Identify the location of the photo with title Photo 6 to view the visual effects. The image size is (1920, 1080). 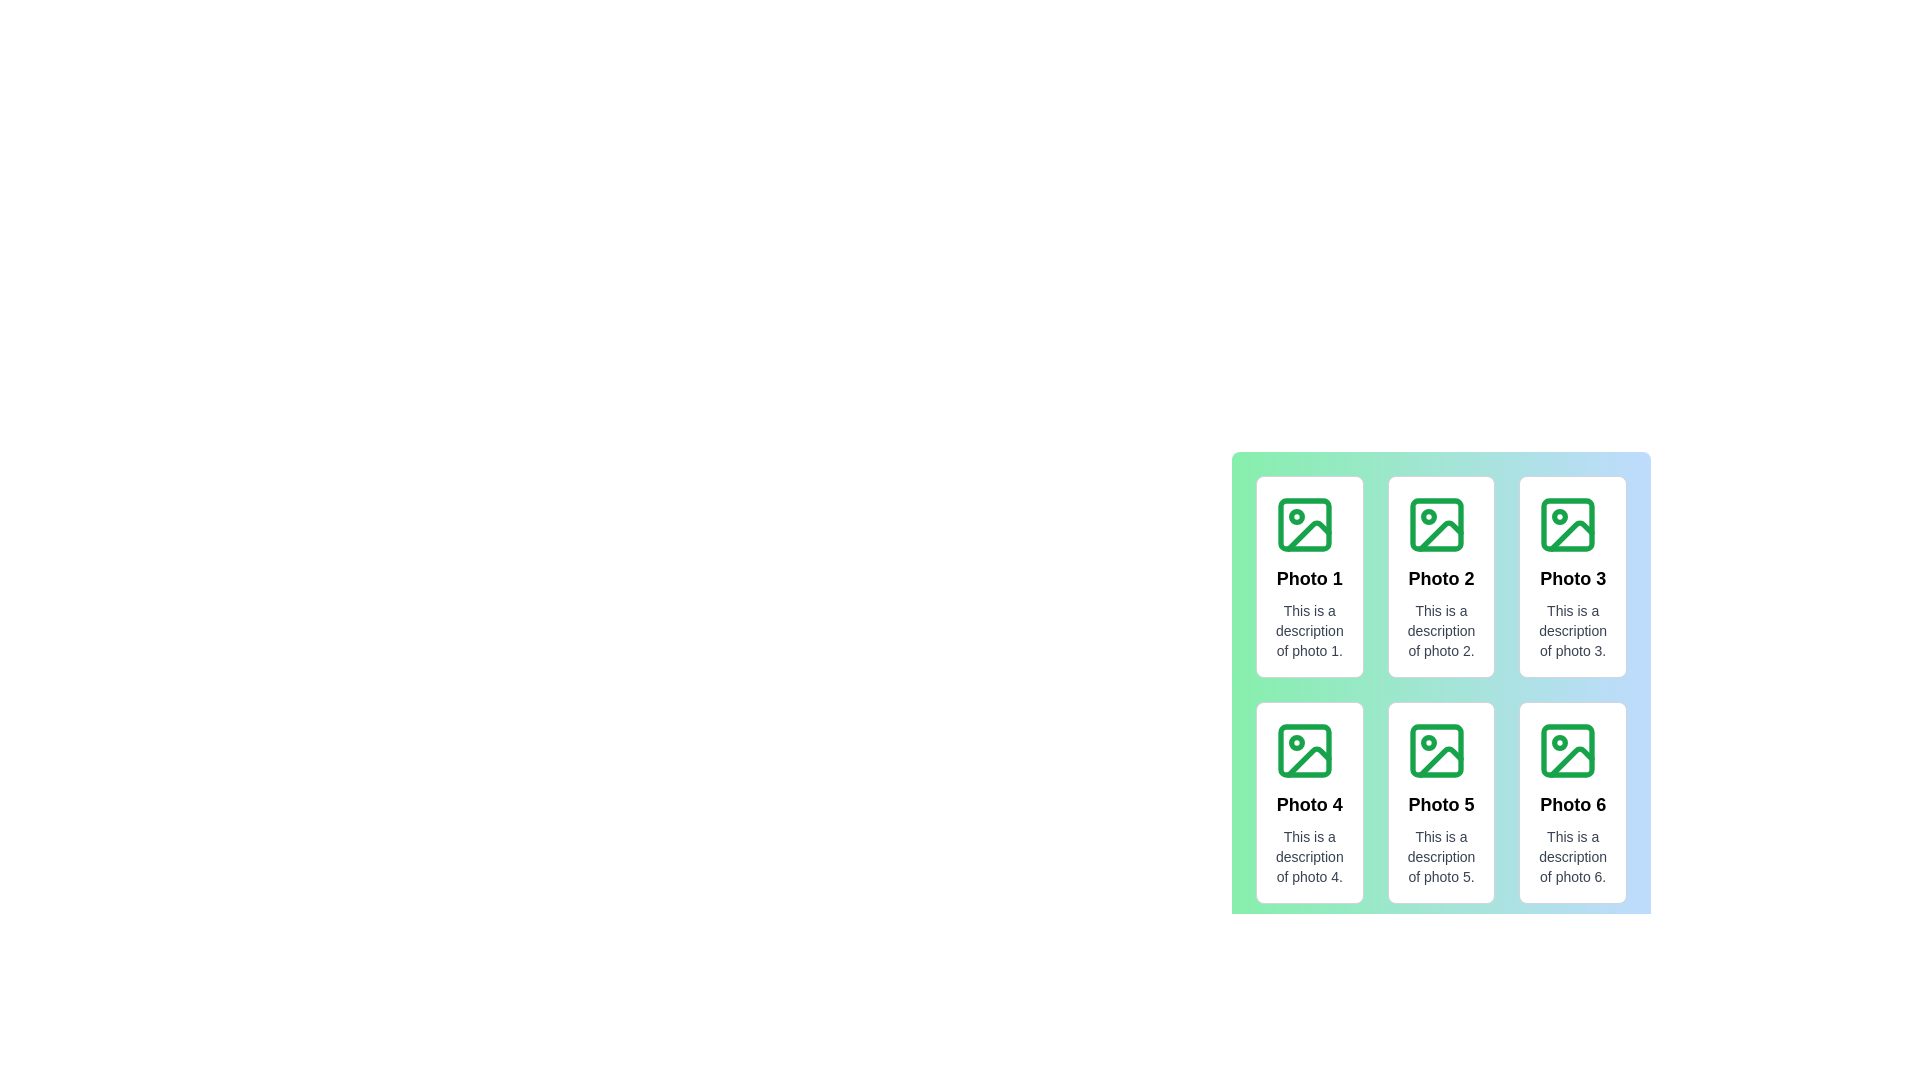
(1572, 801).